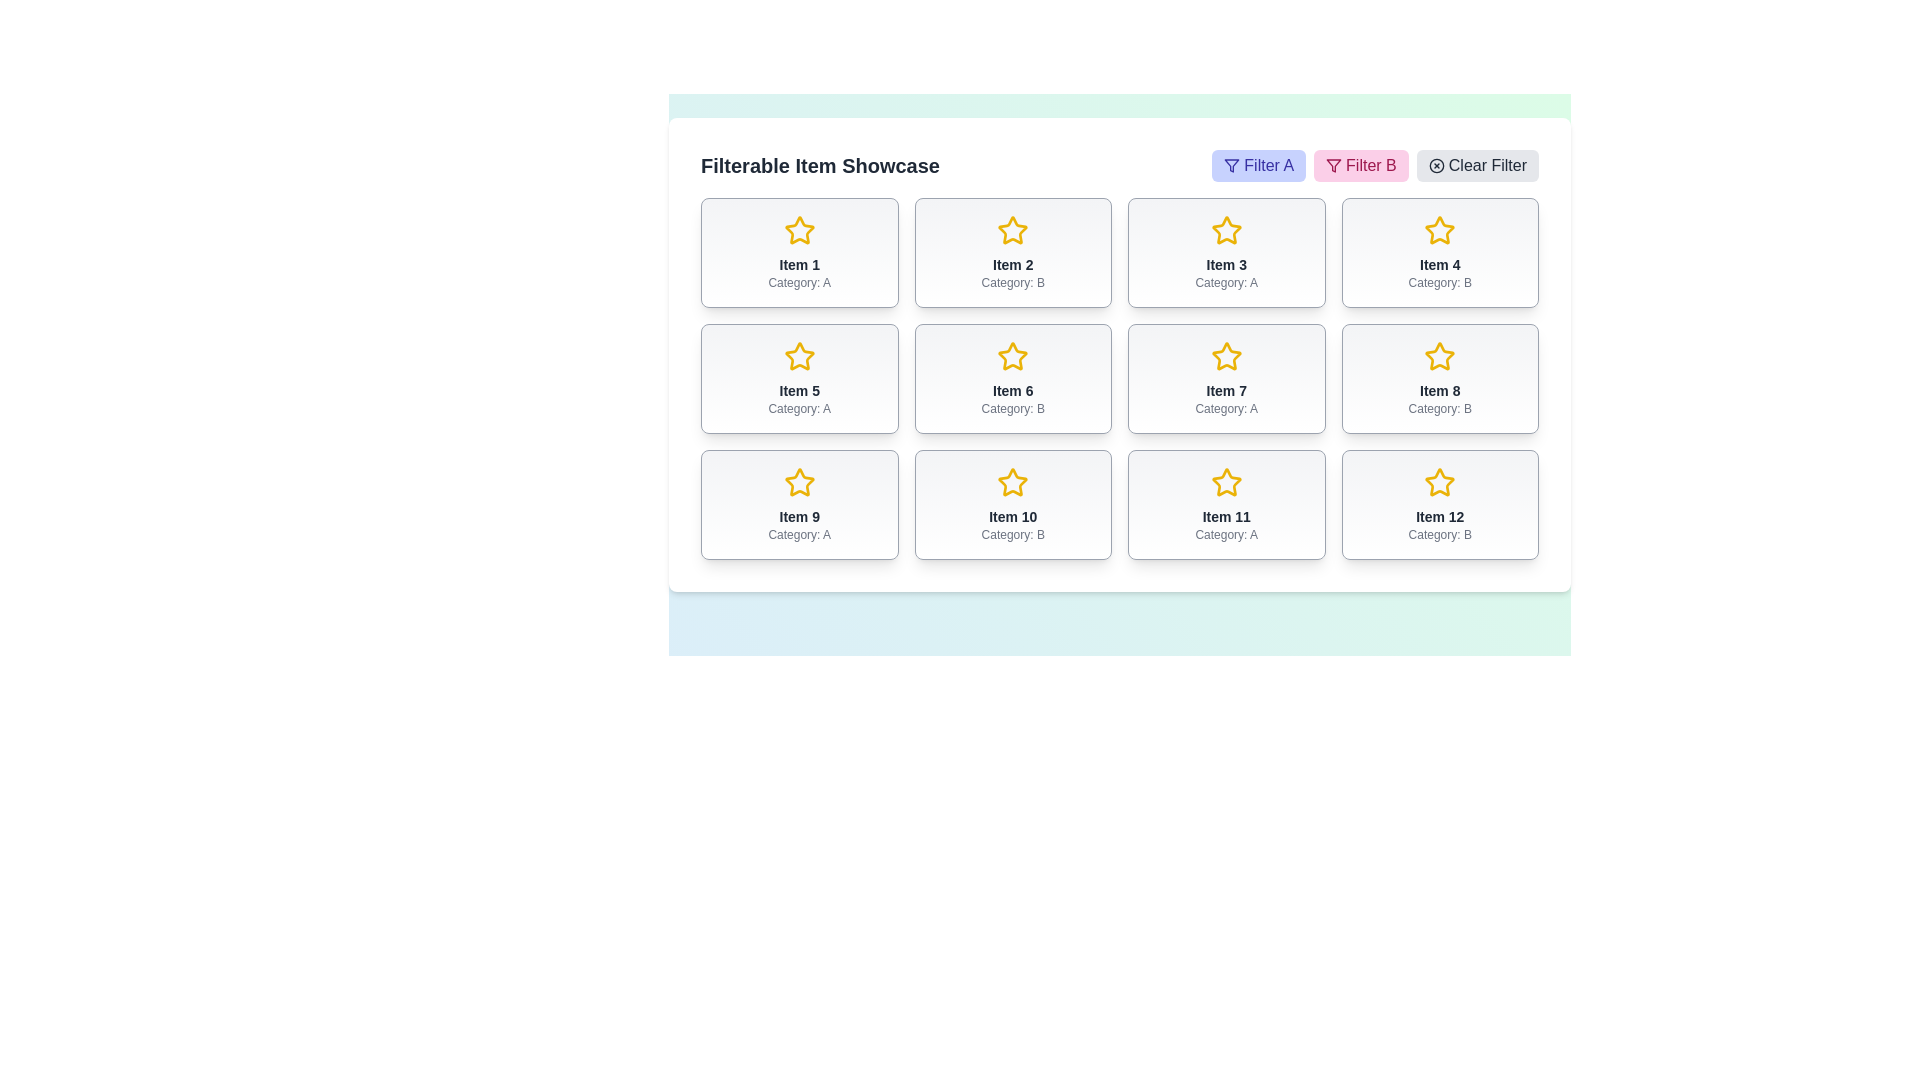 The height and width of the screenshot is (1080, 1920). Describe the element at coordinates (798, 515) in the screenshot. I see `text label displaying 'Item 9', which is centrally aligned within its card and has a bold, medium-sized font in dark gray color` at that location.